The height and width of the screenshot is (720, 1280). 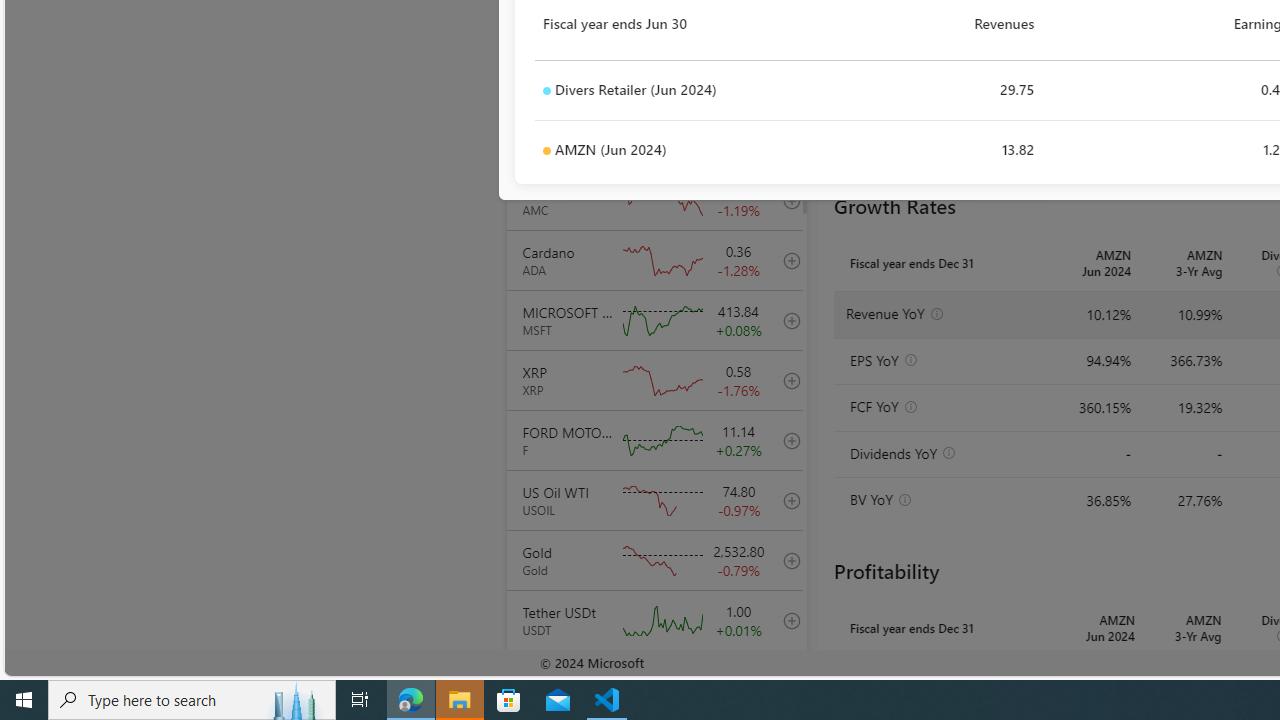 I want to click on 'Class: symbolDot-DS-EntryPoint1-2', so click(x=546, y=150).